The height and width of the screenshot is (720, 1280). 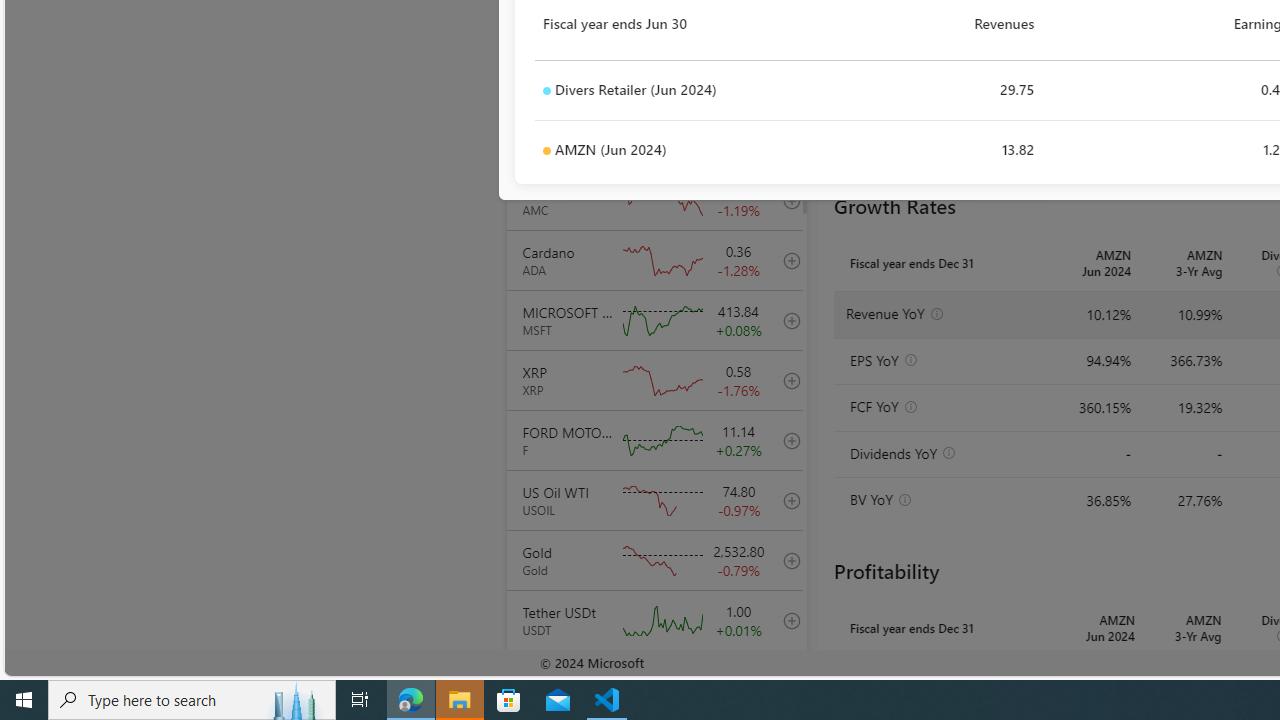 I want to click on 'Class: symbolDot-DS-EntryPoint1-2', so click(x=546, y=150).